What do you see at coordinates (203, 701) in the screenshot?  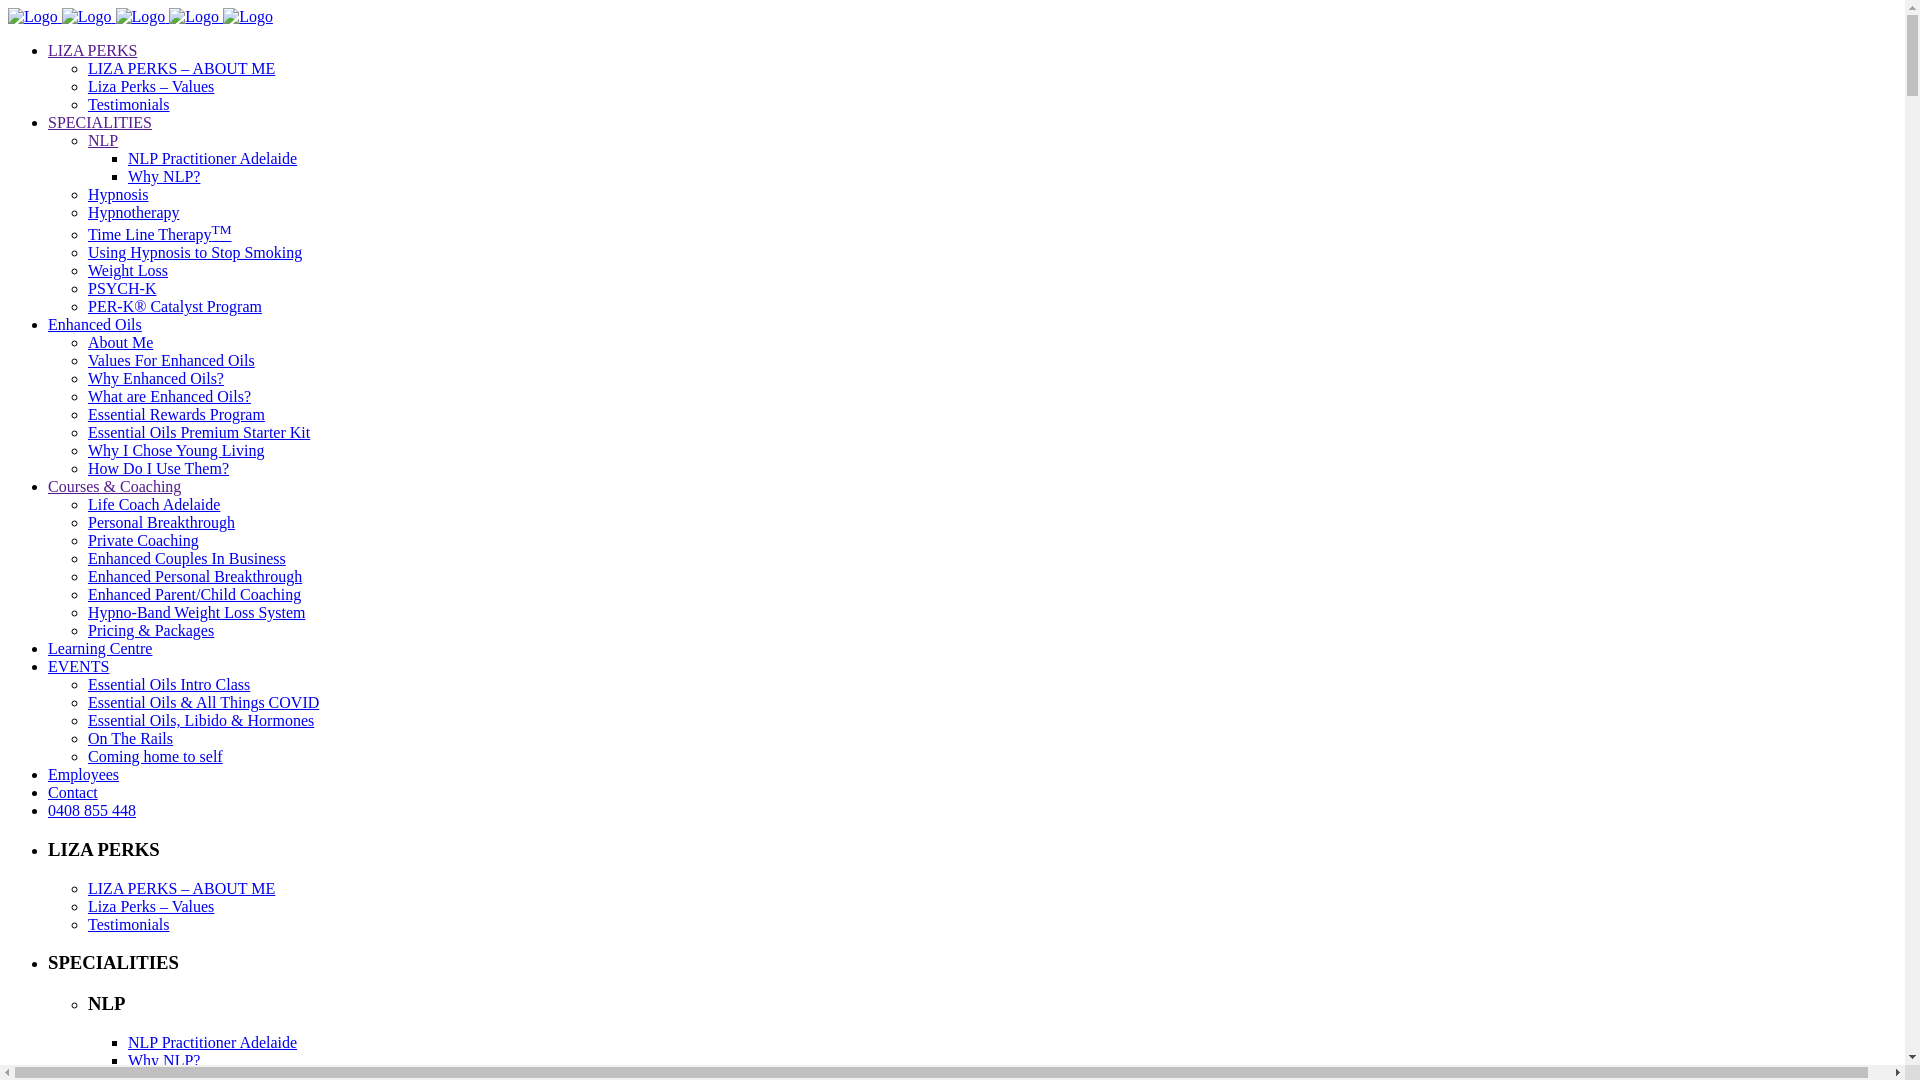 I see `'Essential Oils & All Things COVID'` at bounding box center [203, 701].